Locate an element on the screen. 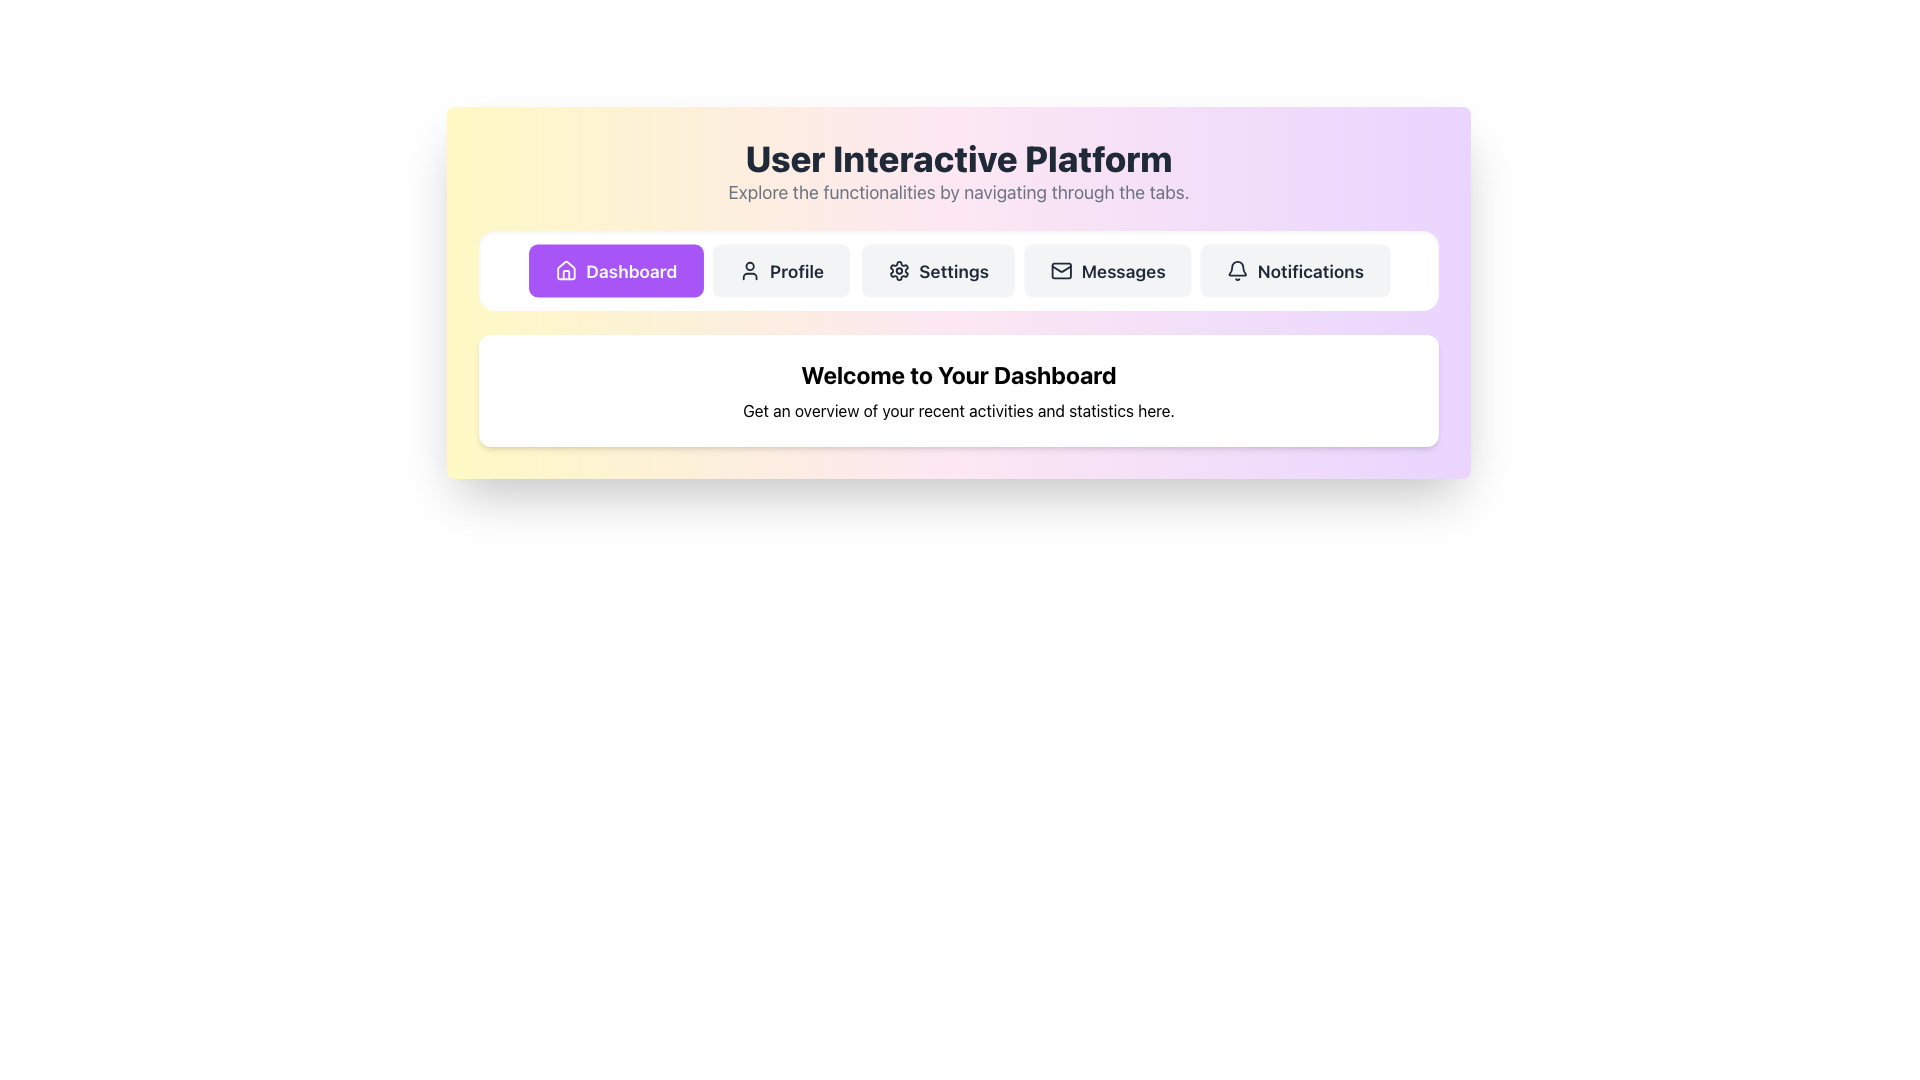 The image size is (1920, 1080). the Static Text Display which contains the bold header 'Welcome to Your Dashboard' and subtext 'Get an overview of your recent activities and statistics here.' is located at coordinates (958, 390).